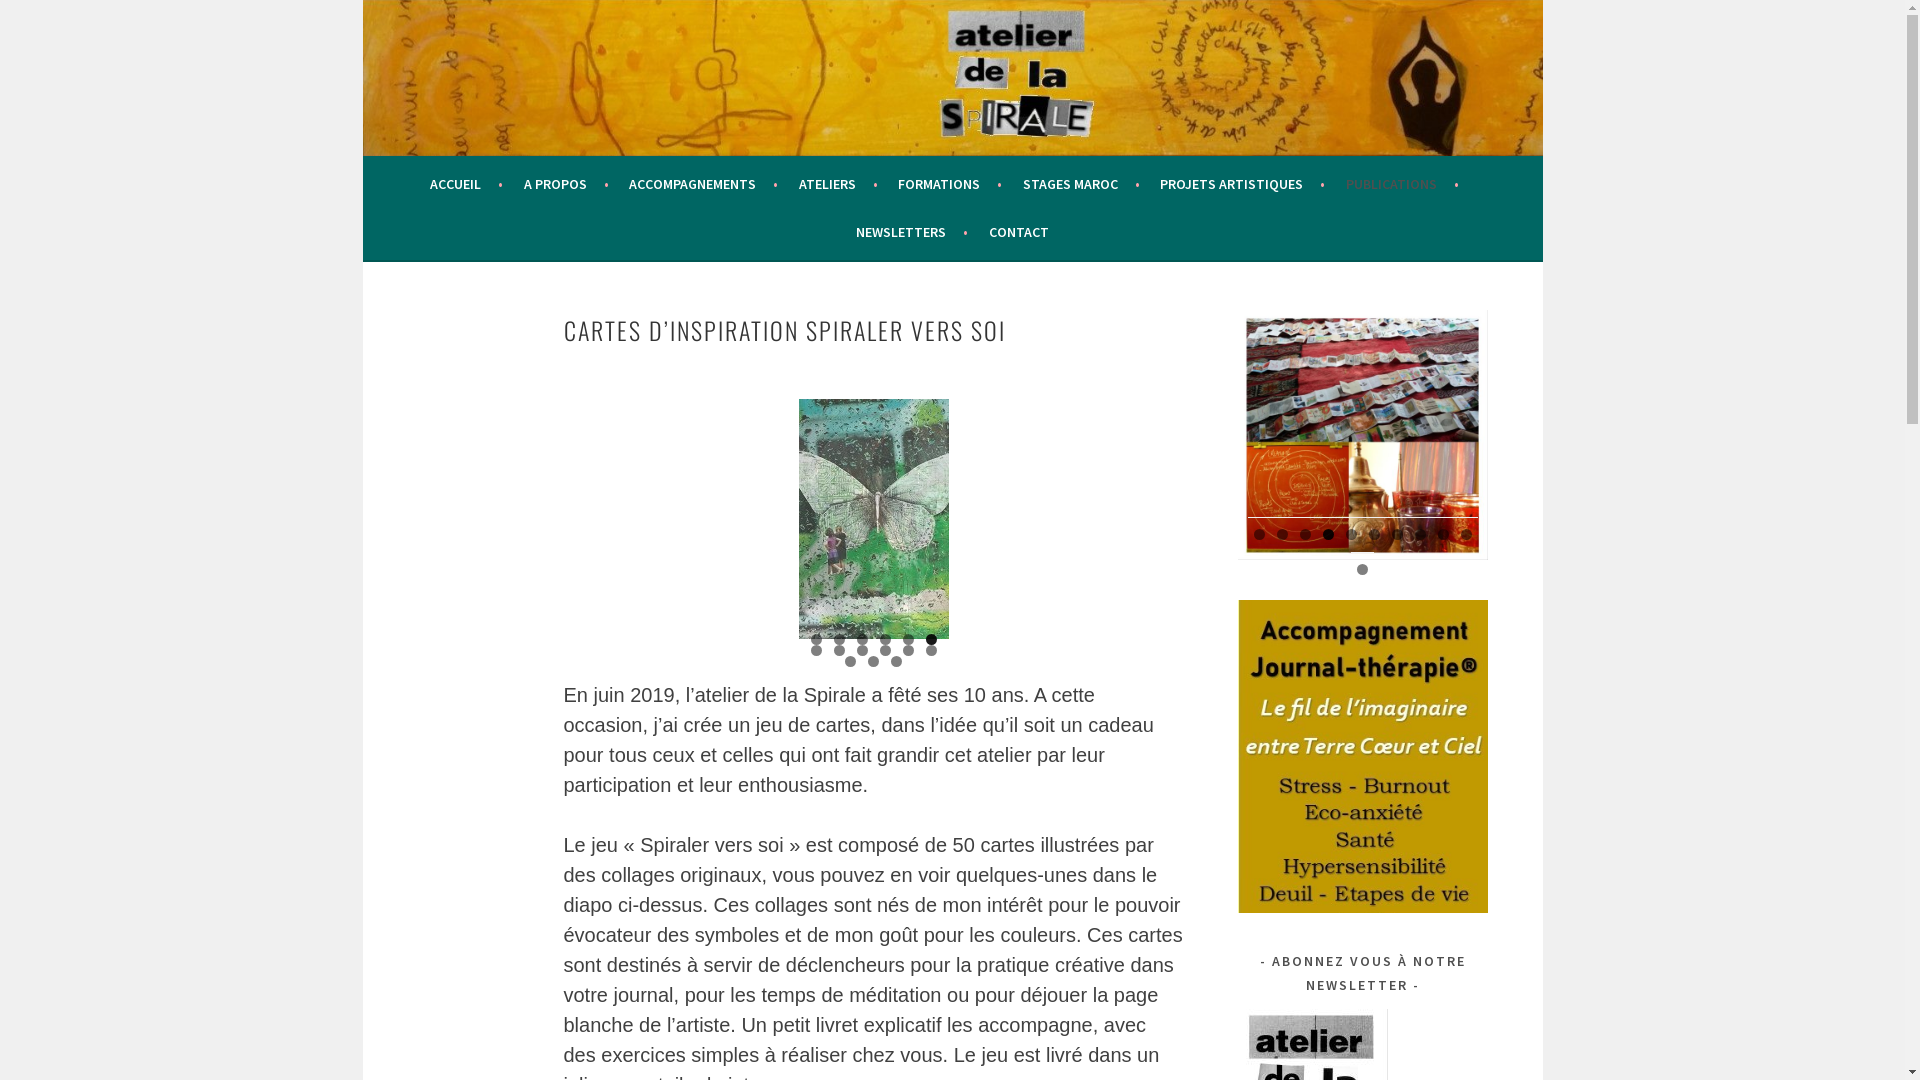  Describe the element at coordinates (1345, 184) in the screenshot. I see `'PUBLICATIONS'` at that location.